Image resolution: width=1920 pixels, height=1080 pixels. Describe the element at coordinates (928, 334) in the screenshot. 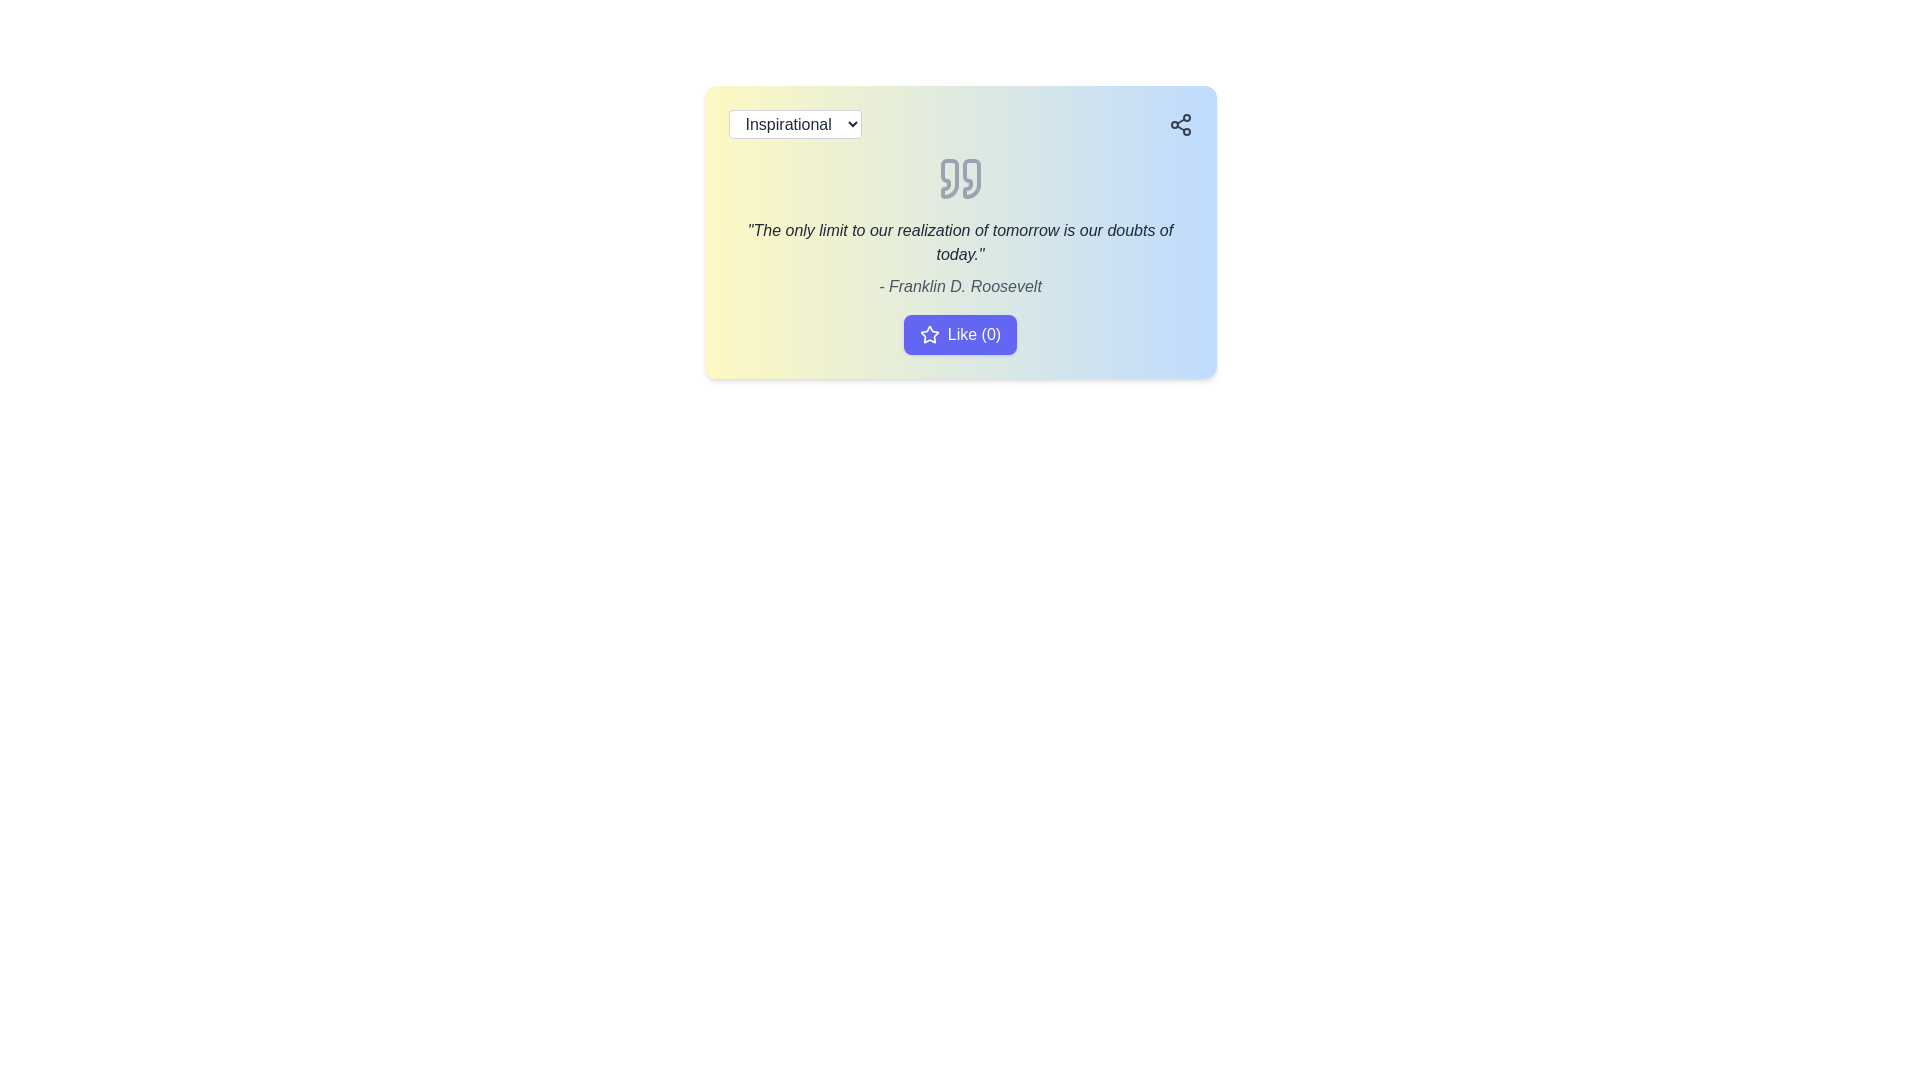

I see `the like icon located to the left of the text within the 'Like (0)' button at the bottom of the displayed card` at that location.